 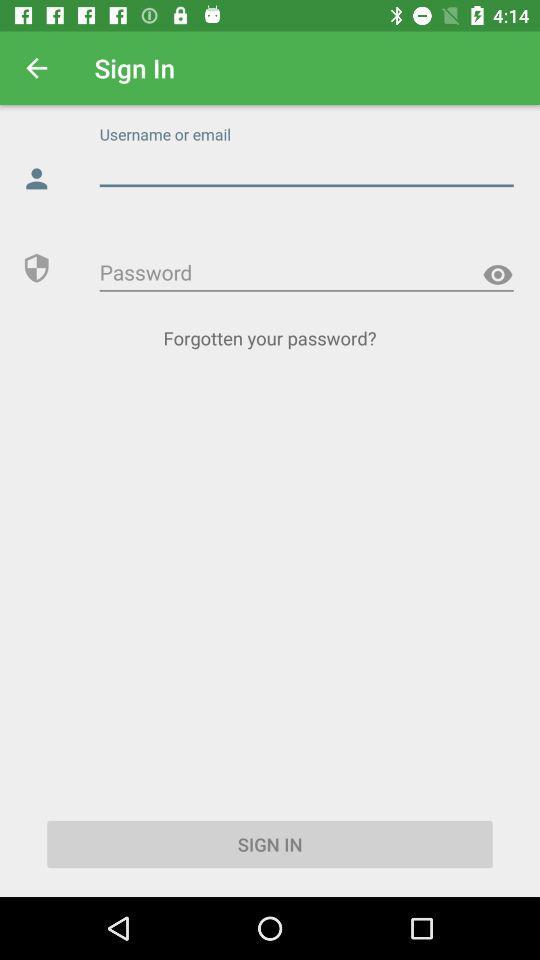 What do you see at coordinates (496, 274) in the screenshot?
I see `the visibility icon` at bounding box center [496, 274].